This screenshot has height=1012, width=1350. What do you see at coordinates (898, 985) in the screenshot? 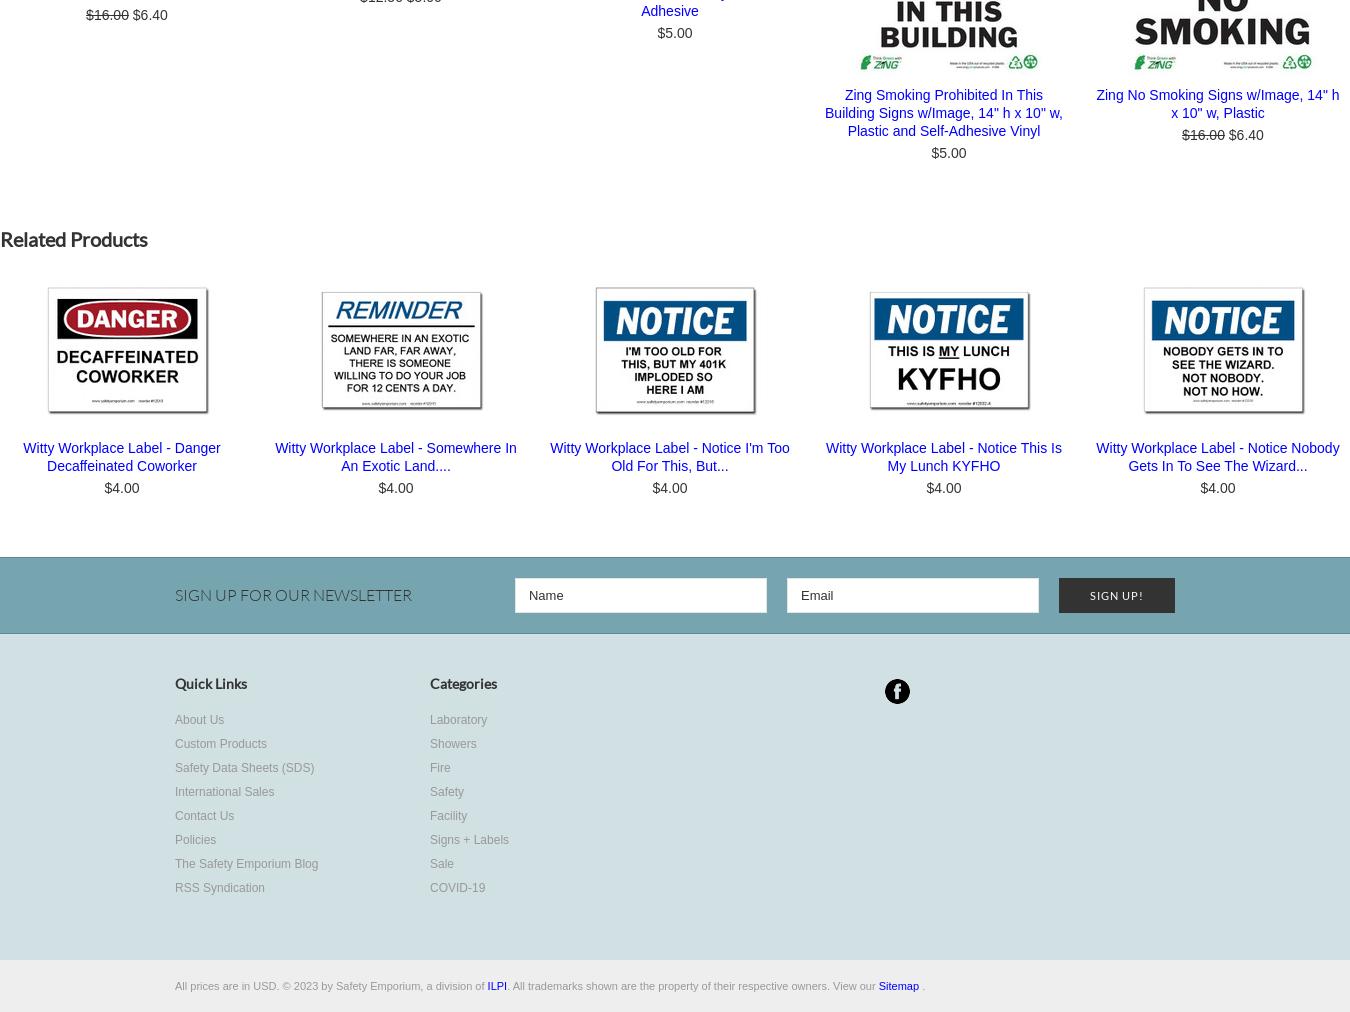
I see `'Sitemap'` at bounding box center [898, 985].